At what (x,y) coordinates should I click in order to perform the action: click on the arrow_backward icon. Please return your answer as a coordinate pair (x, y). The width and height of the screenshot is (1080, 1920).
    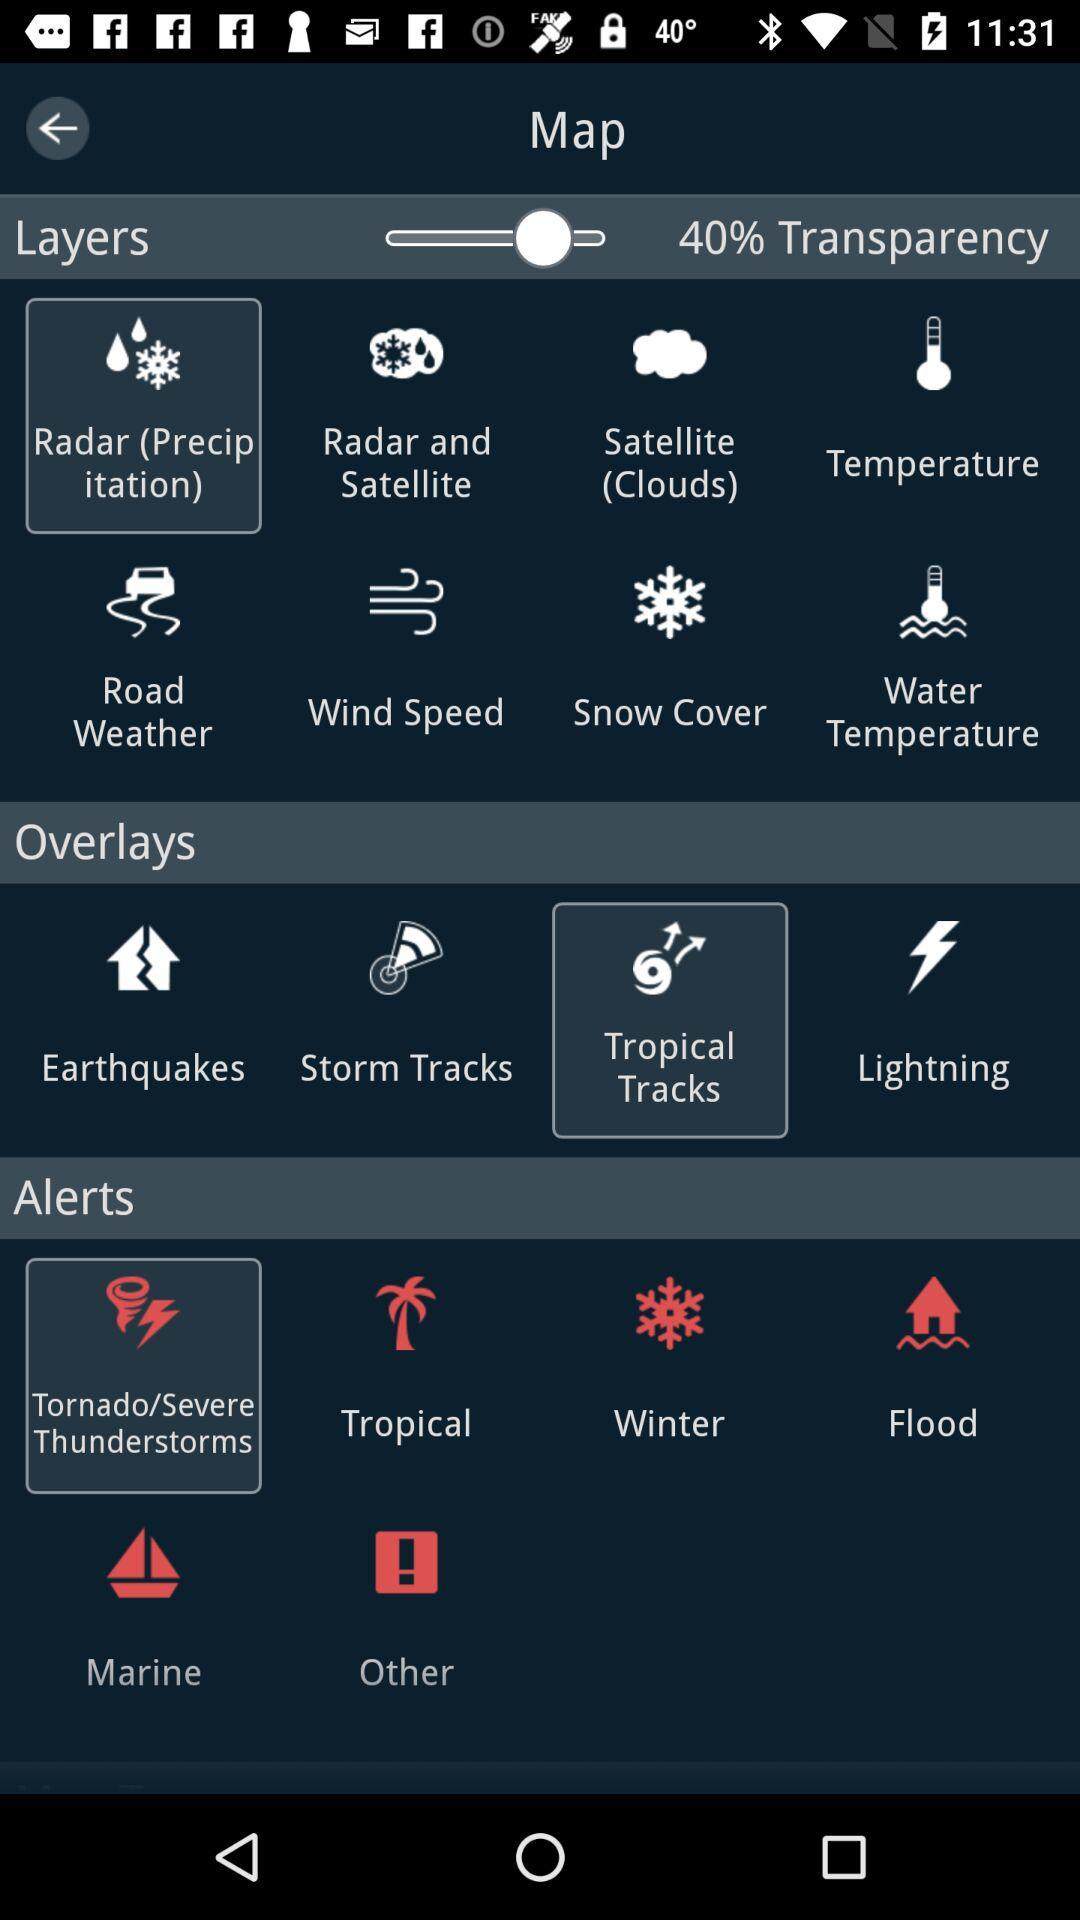
    Looking at the image, I should click on (56, 127).